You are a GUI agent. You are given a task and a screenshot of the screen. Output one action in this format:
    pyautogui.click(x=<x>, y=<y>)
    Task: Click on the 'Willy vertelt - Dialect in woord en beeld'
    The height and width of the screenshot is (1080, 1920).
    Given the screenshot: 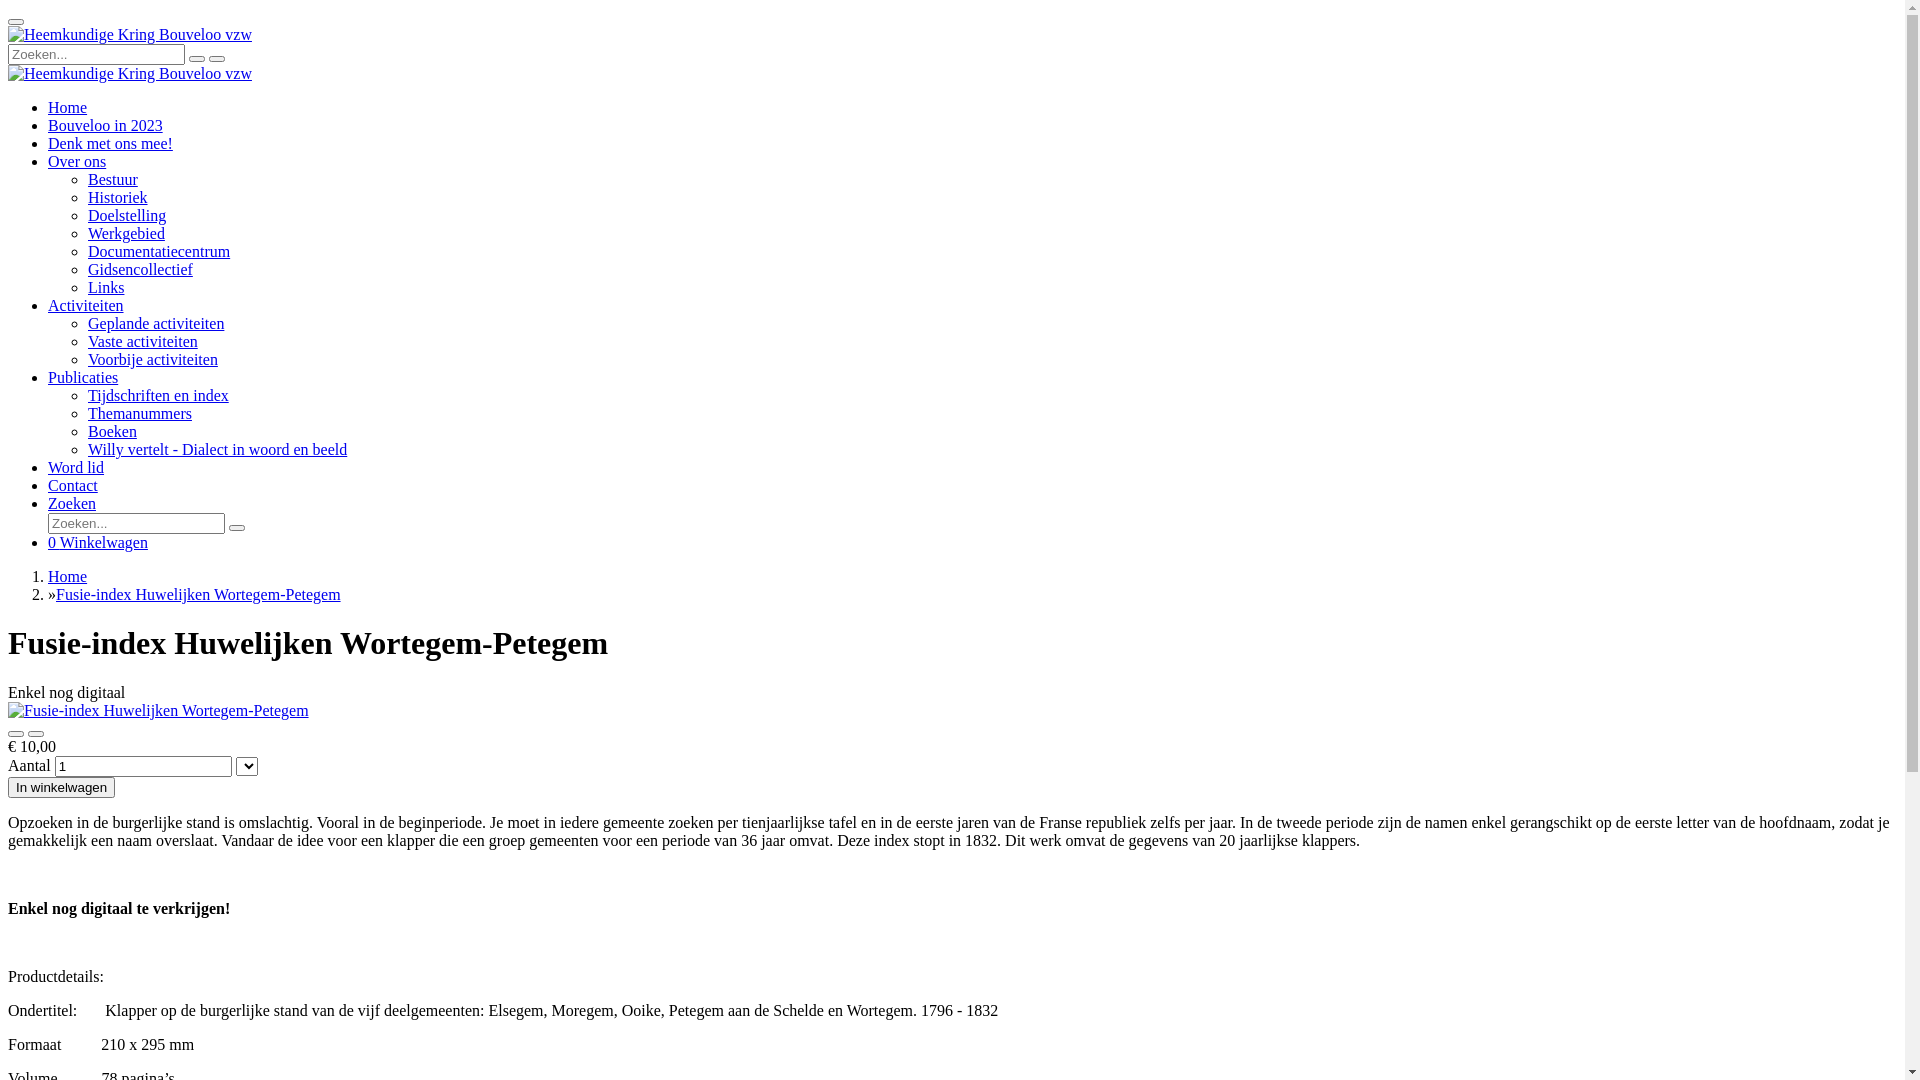 What is the action you would take?
    pyautogui.click(x=86, y=448)
    